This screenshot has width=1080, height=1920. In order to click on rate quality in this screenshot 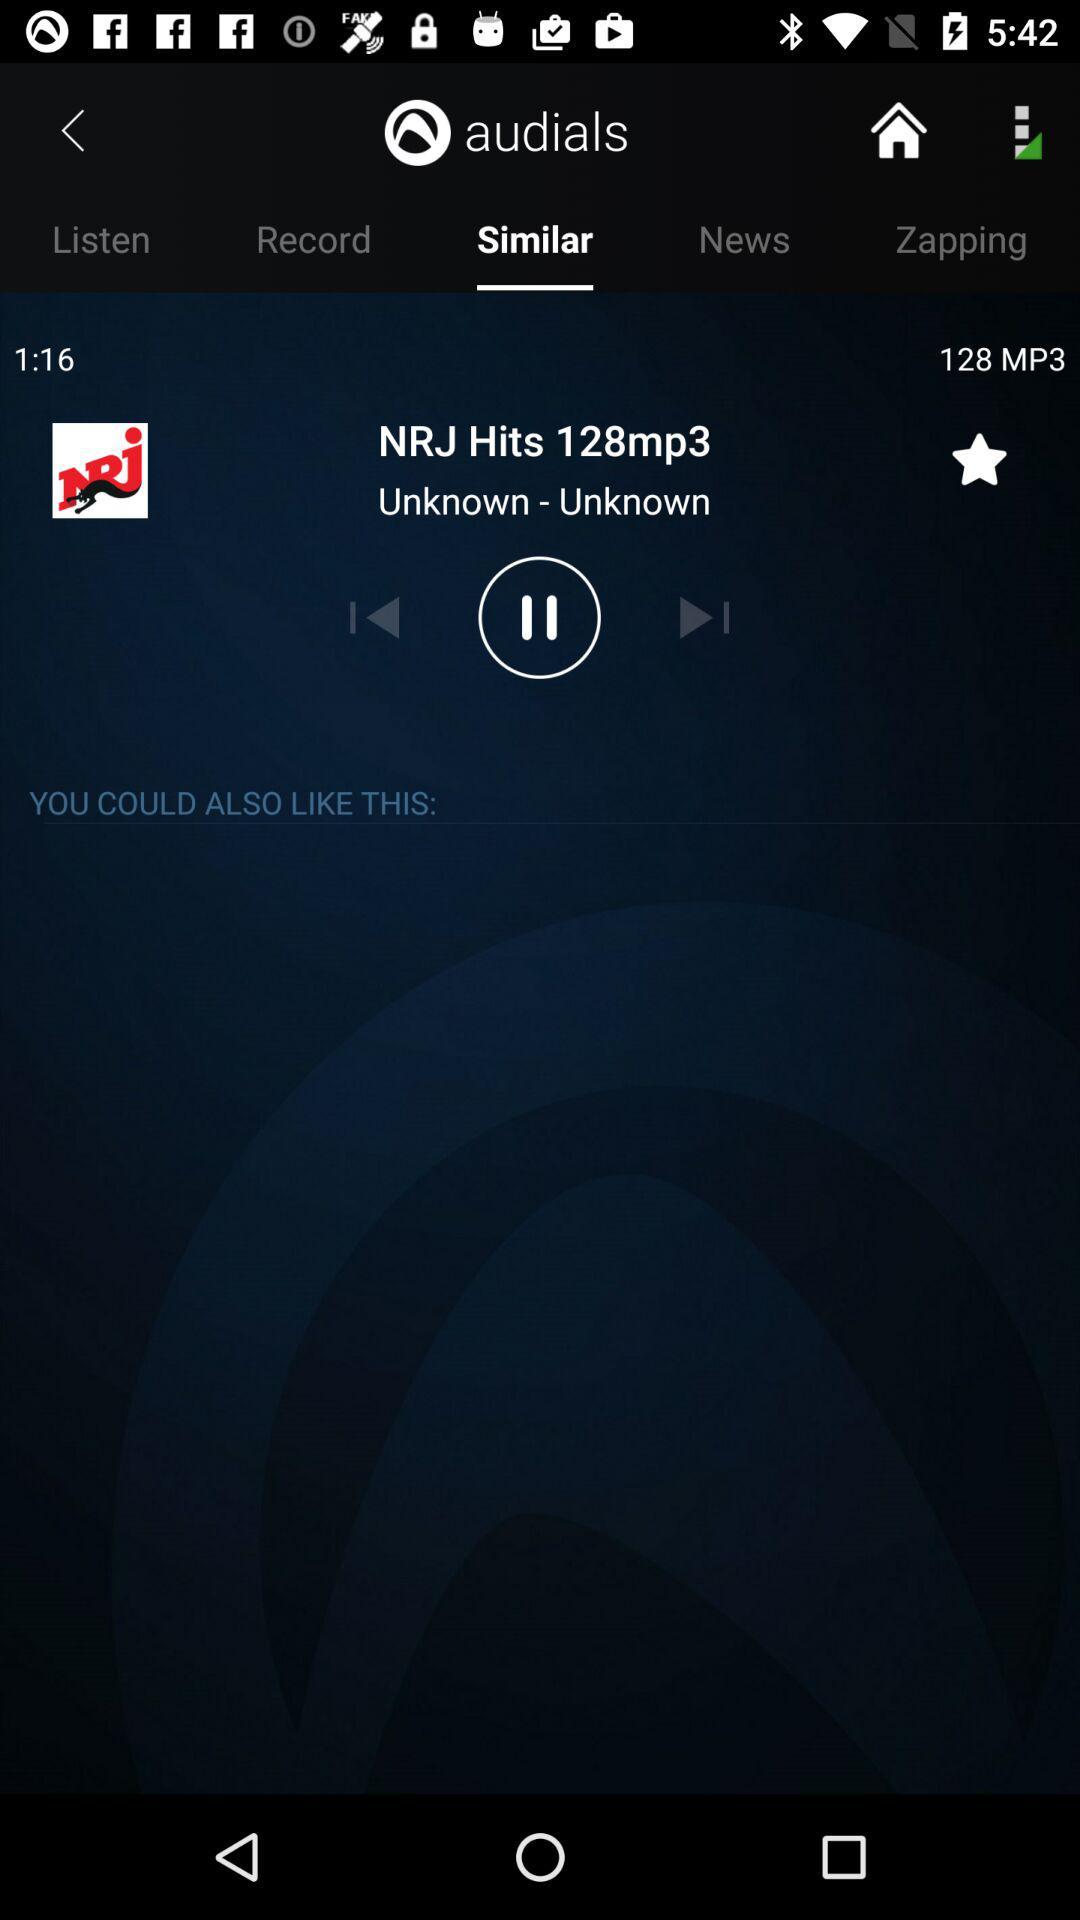, I will do `click(978, 446)`.